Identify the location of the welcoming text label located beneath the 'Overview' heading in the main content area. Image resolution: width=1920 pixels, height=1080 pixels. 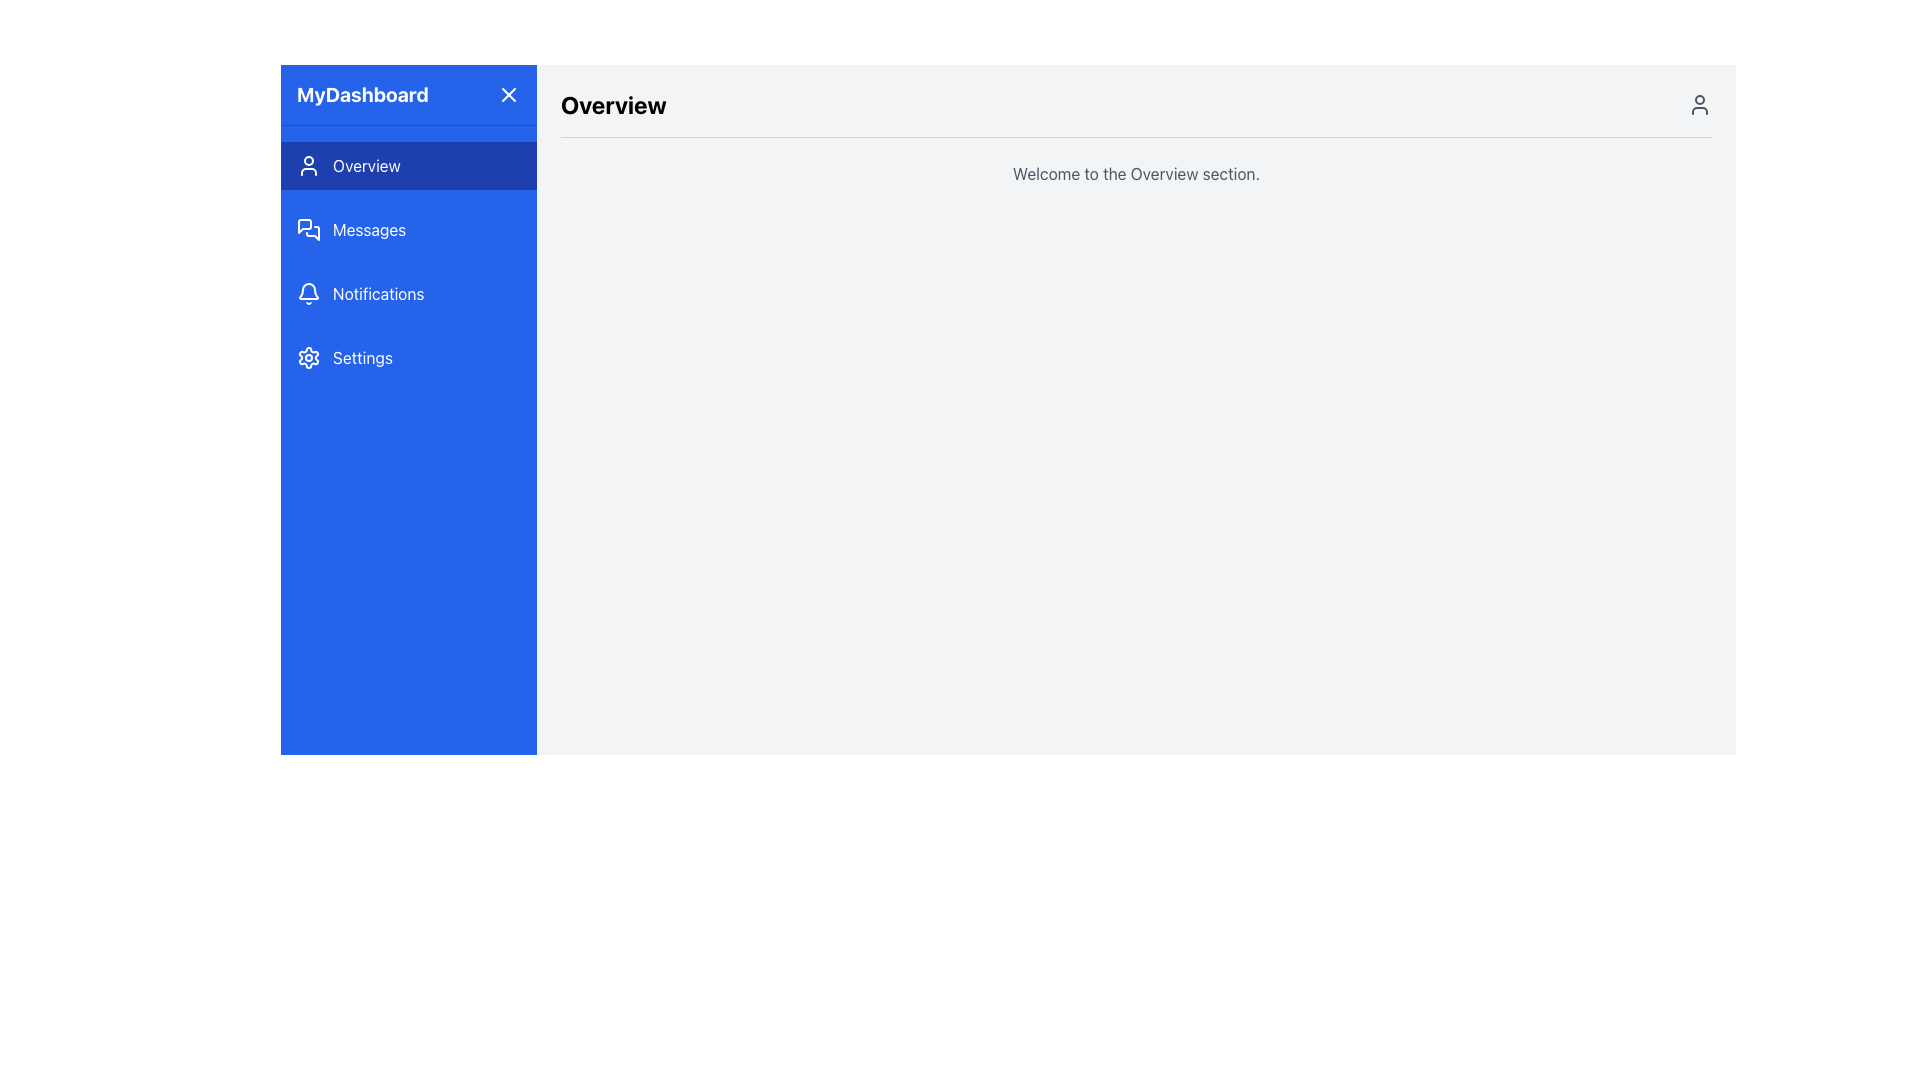
(1136, 172).